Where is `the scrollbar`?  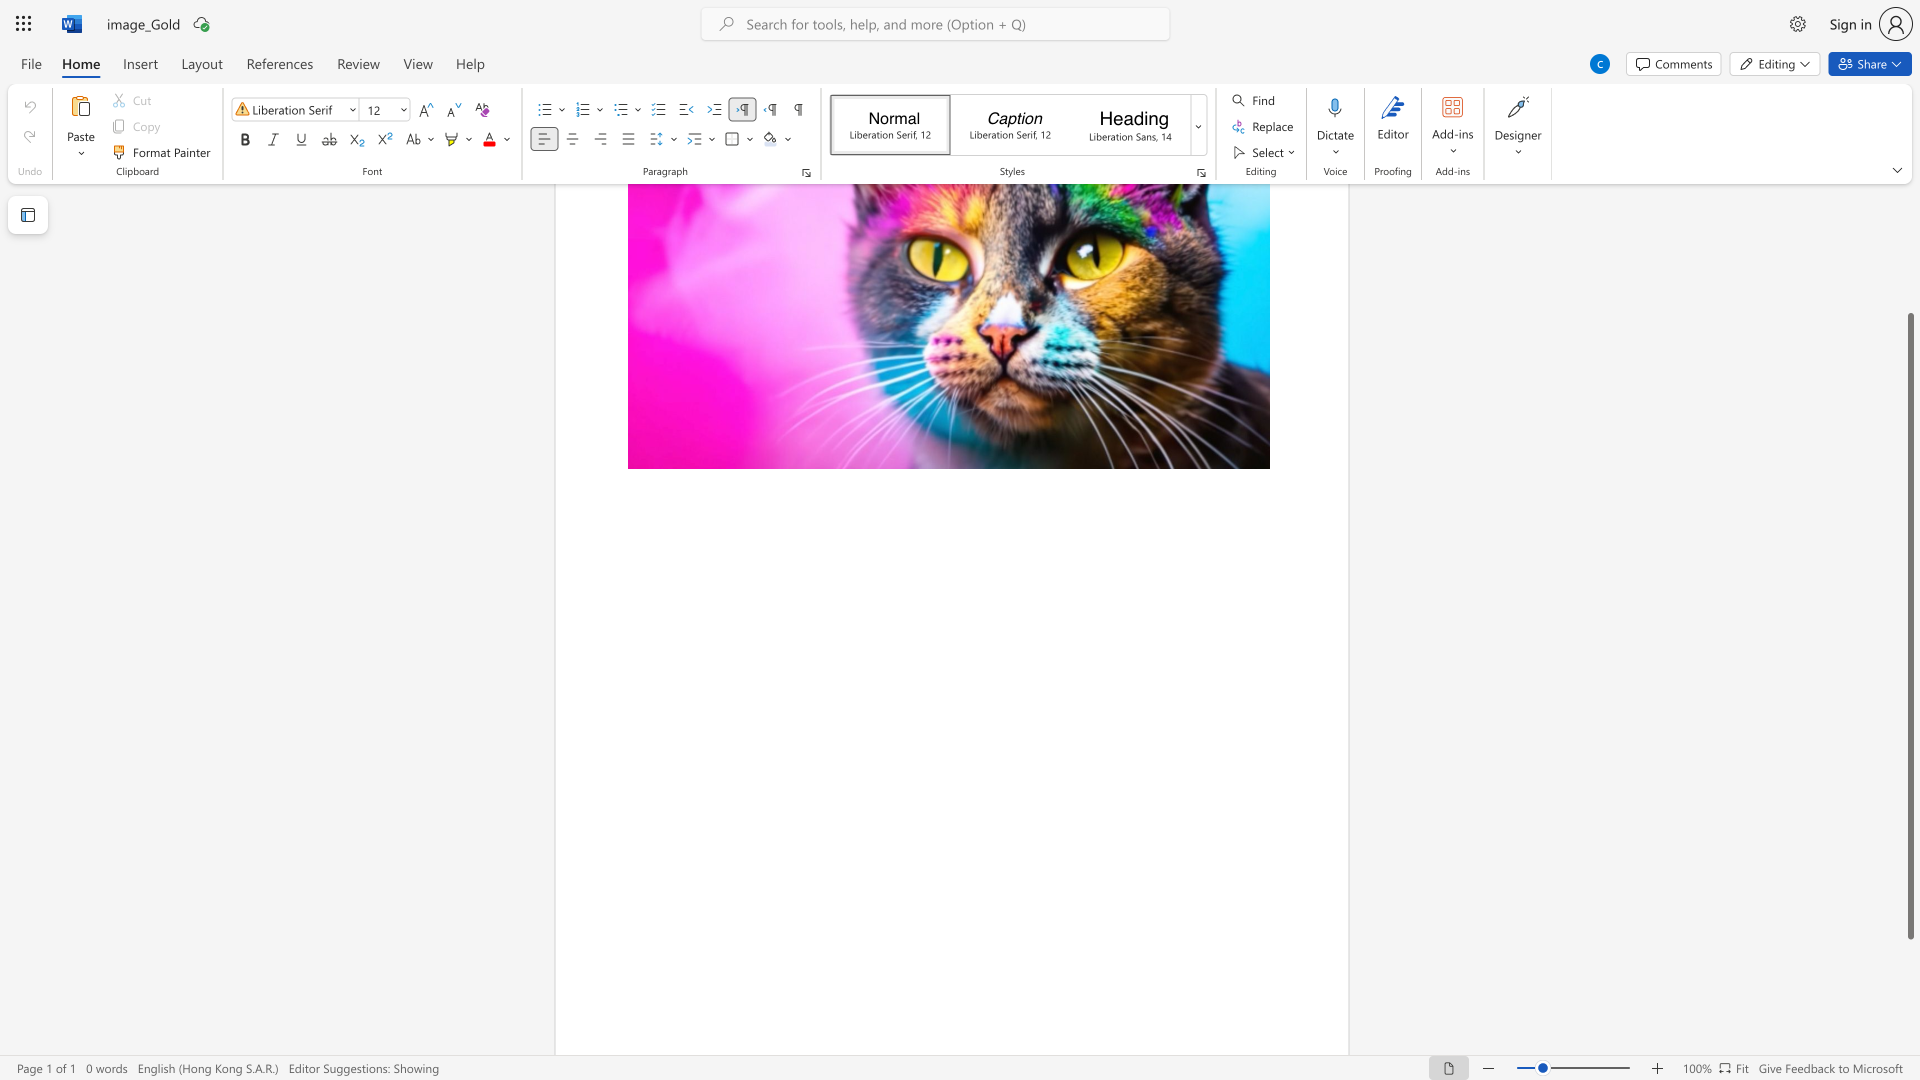
the scrollbar is located at coordinates (1909, 300).